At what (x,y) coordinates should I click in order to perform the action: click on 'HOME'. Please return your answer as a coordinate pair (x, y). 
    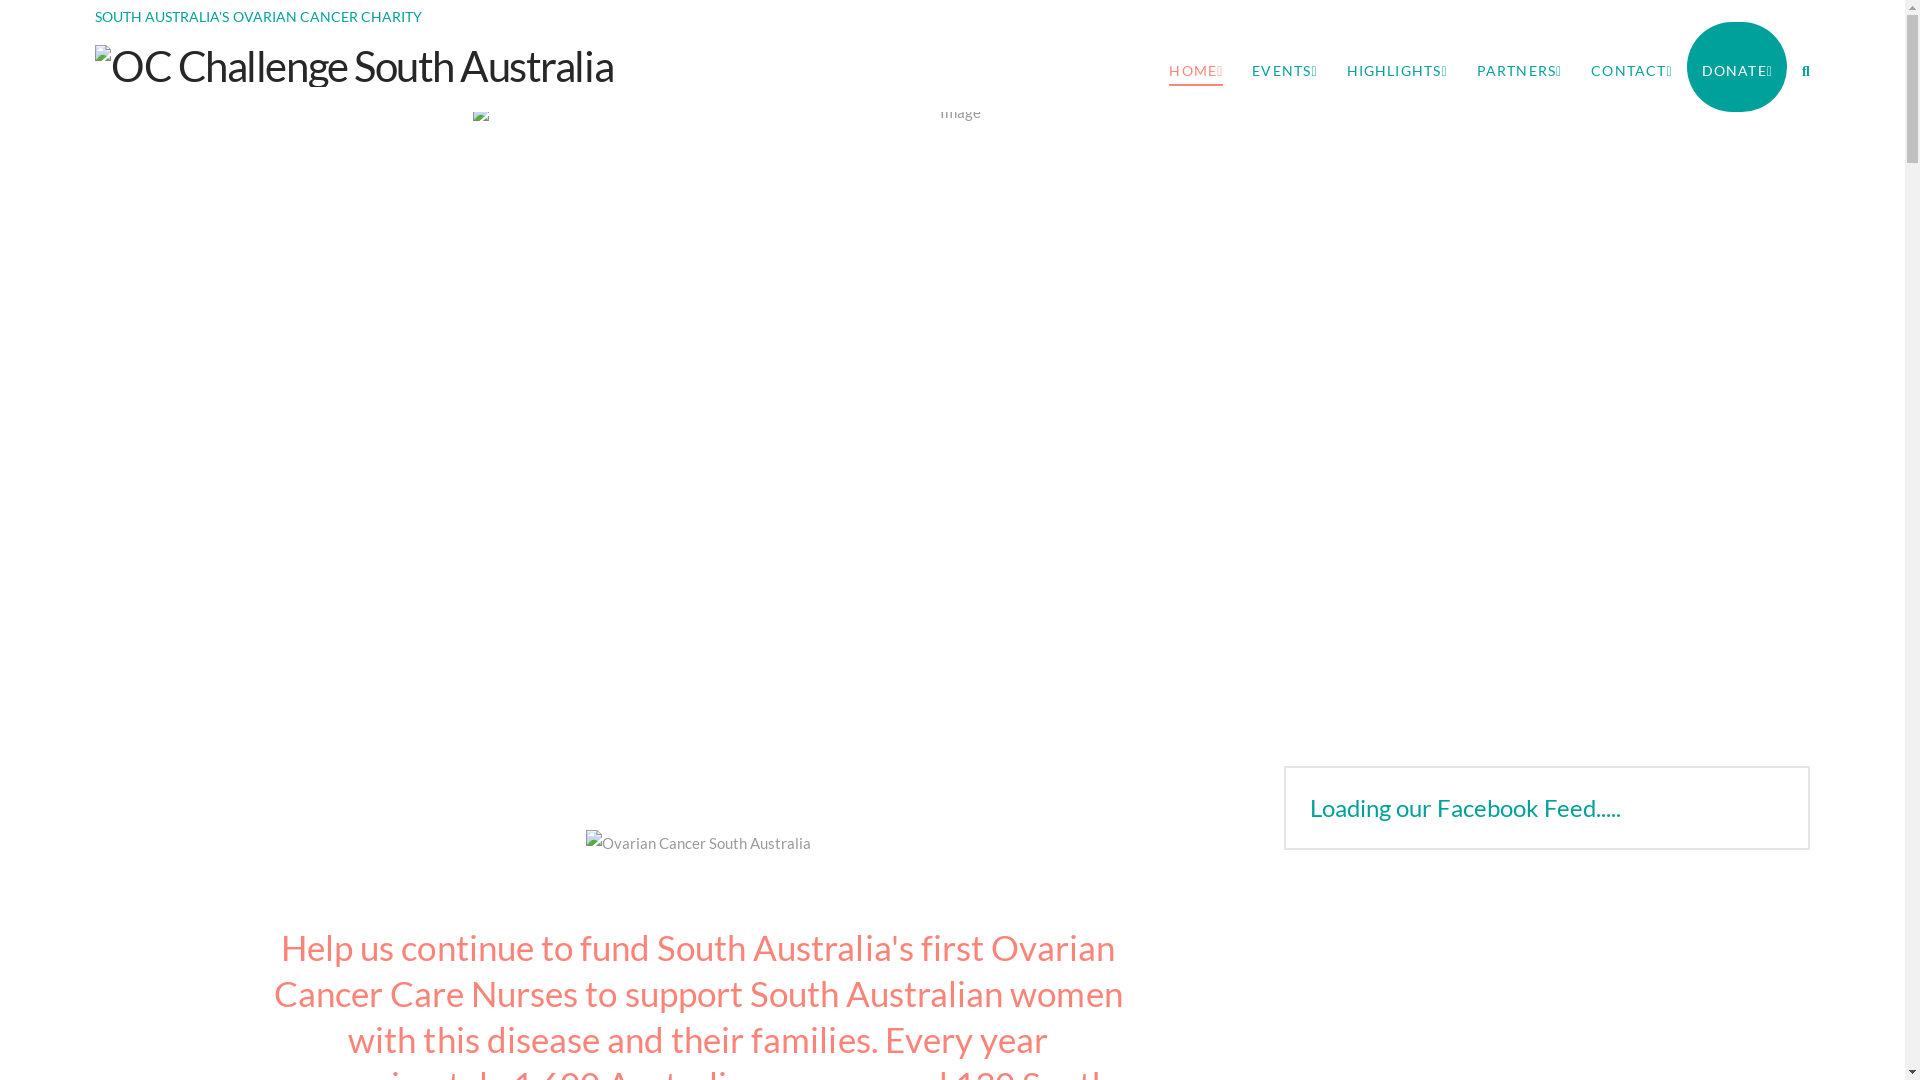
    Looking at the image, I should click on (1195, 65).